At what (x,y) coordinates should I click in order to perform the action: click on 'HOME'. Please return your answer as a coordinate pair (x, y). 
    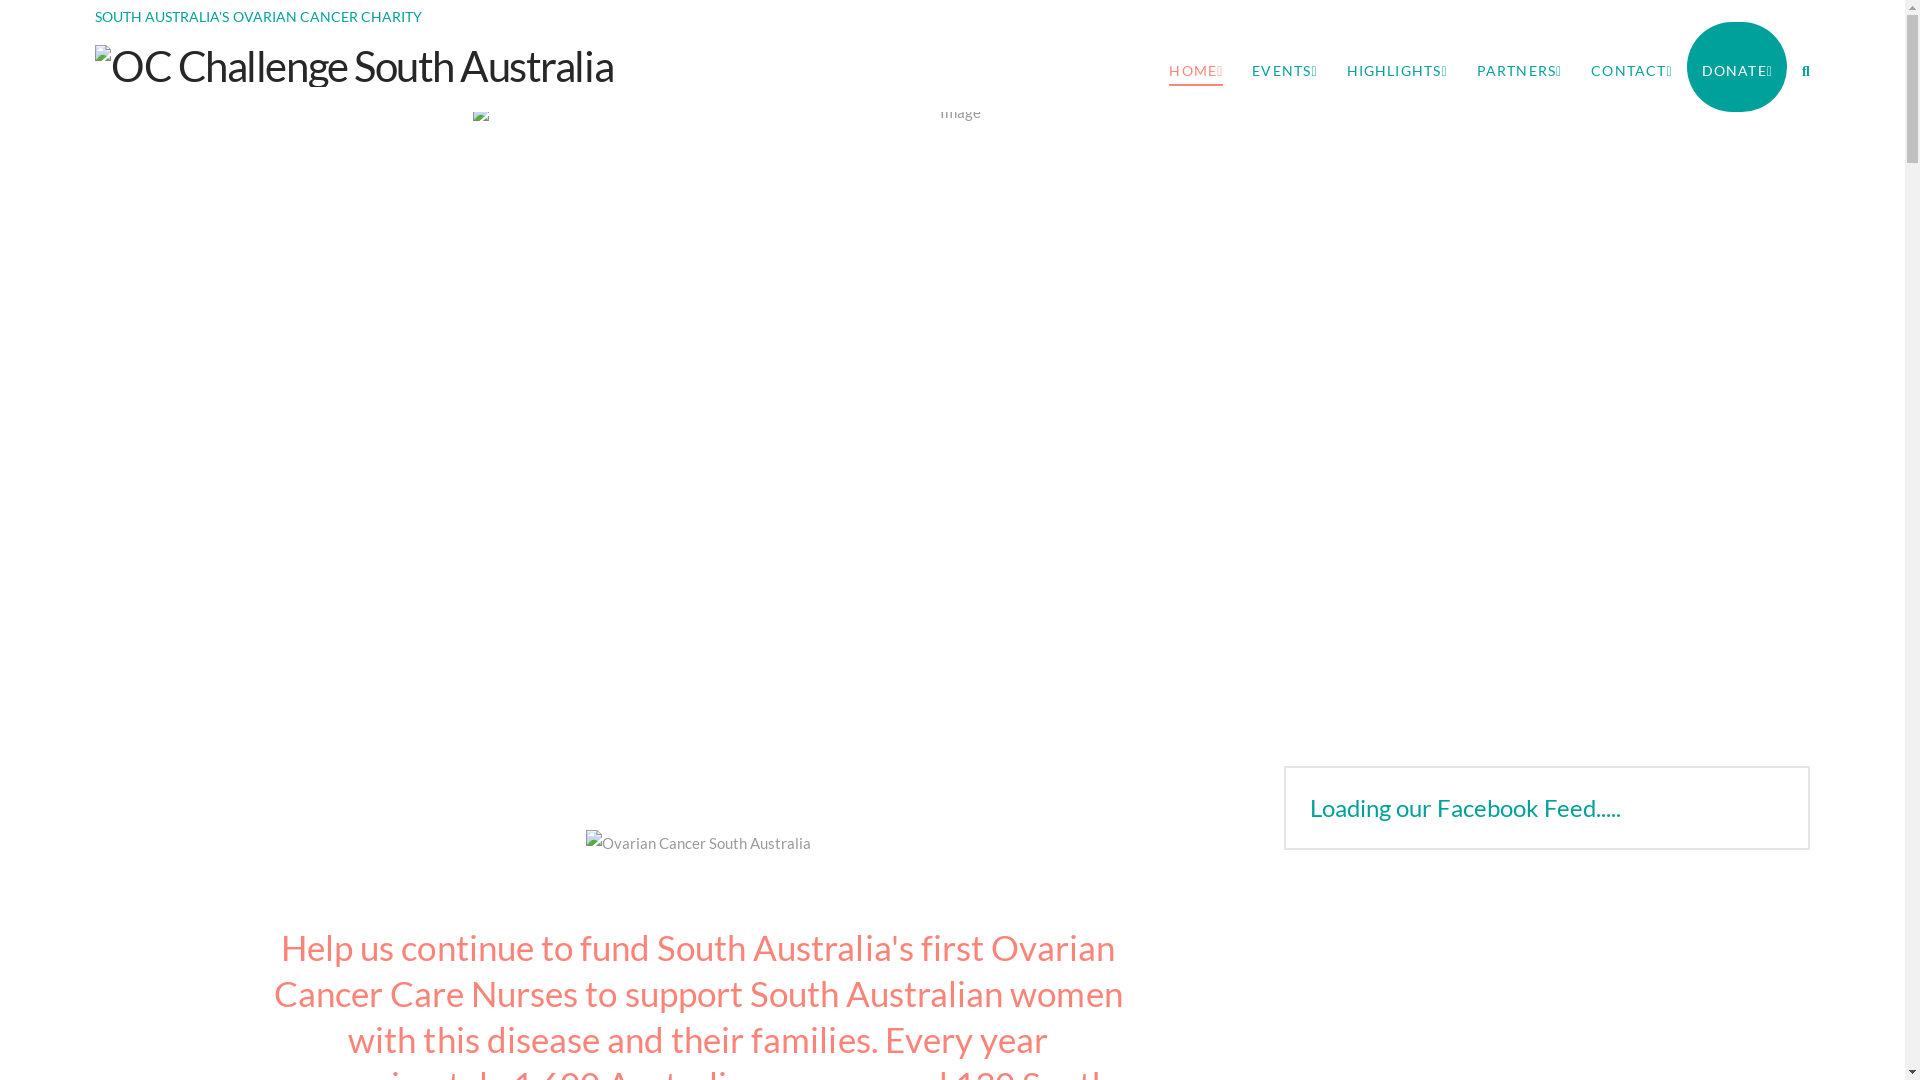
    Looking at the image, I should click on (1195, 65).